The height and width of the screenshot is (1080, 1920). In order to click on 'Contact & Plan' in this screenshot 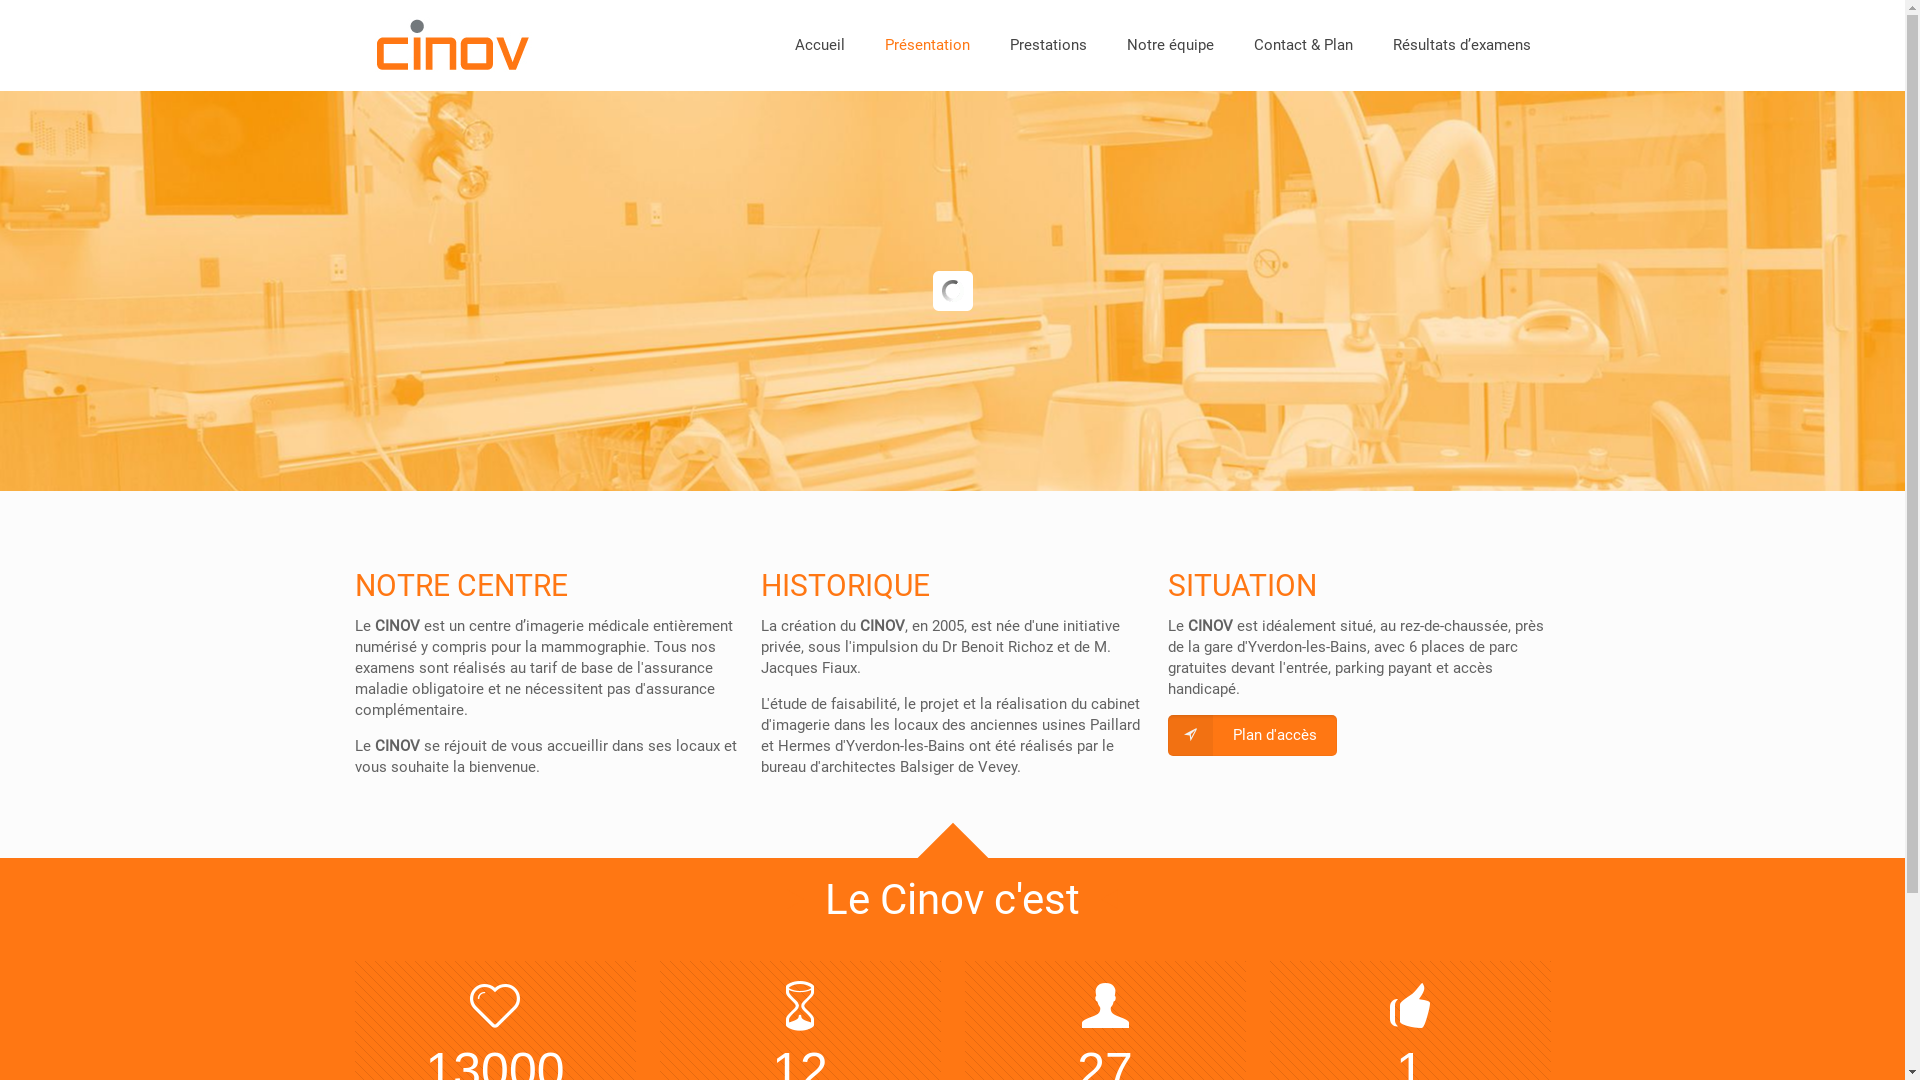, I will do `click(1303, 45)`.